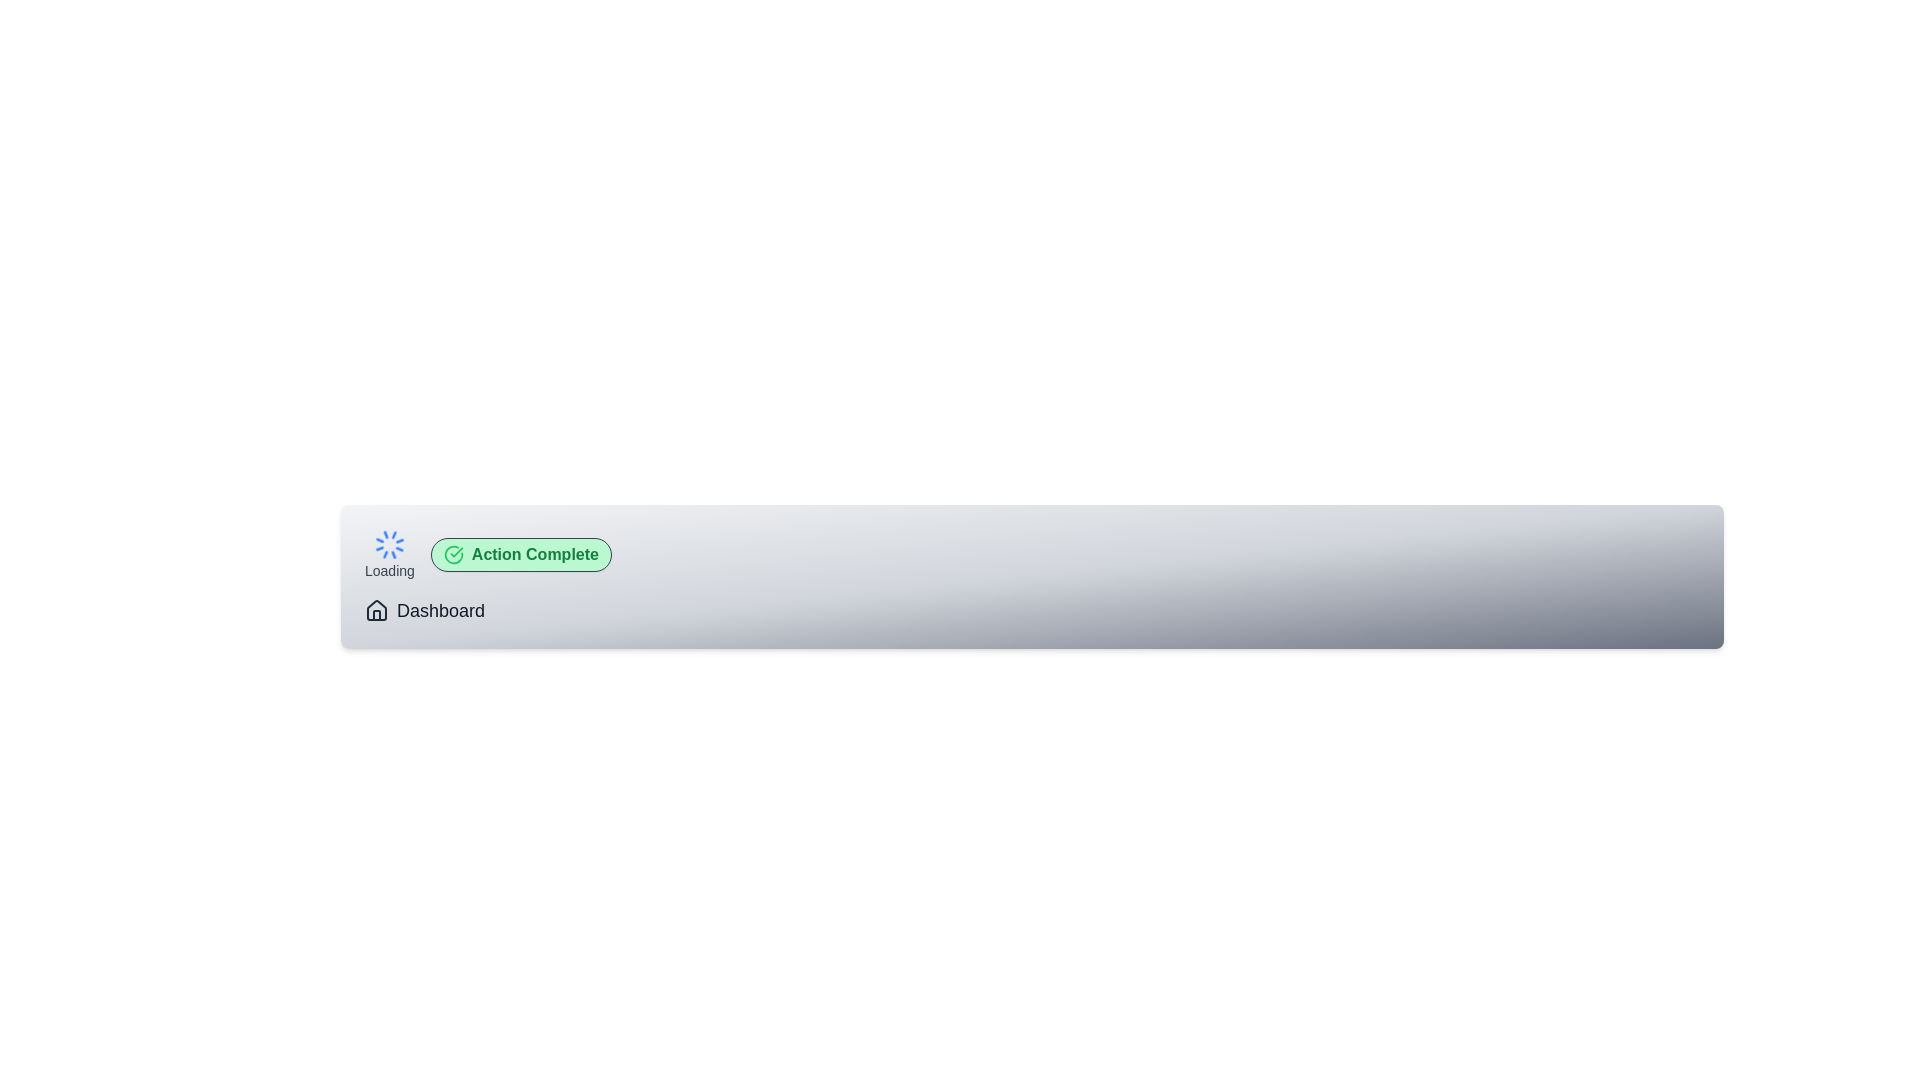 This screenshot has height=1080, width=1920. What do you see at coordinates (377, 609) in the screenshot?
I see `the minimalist house-shaped icon with a dark gray outline, representing the 'home' or 'dashboard'` at bounding box center [377, 609].